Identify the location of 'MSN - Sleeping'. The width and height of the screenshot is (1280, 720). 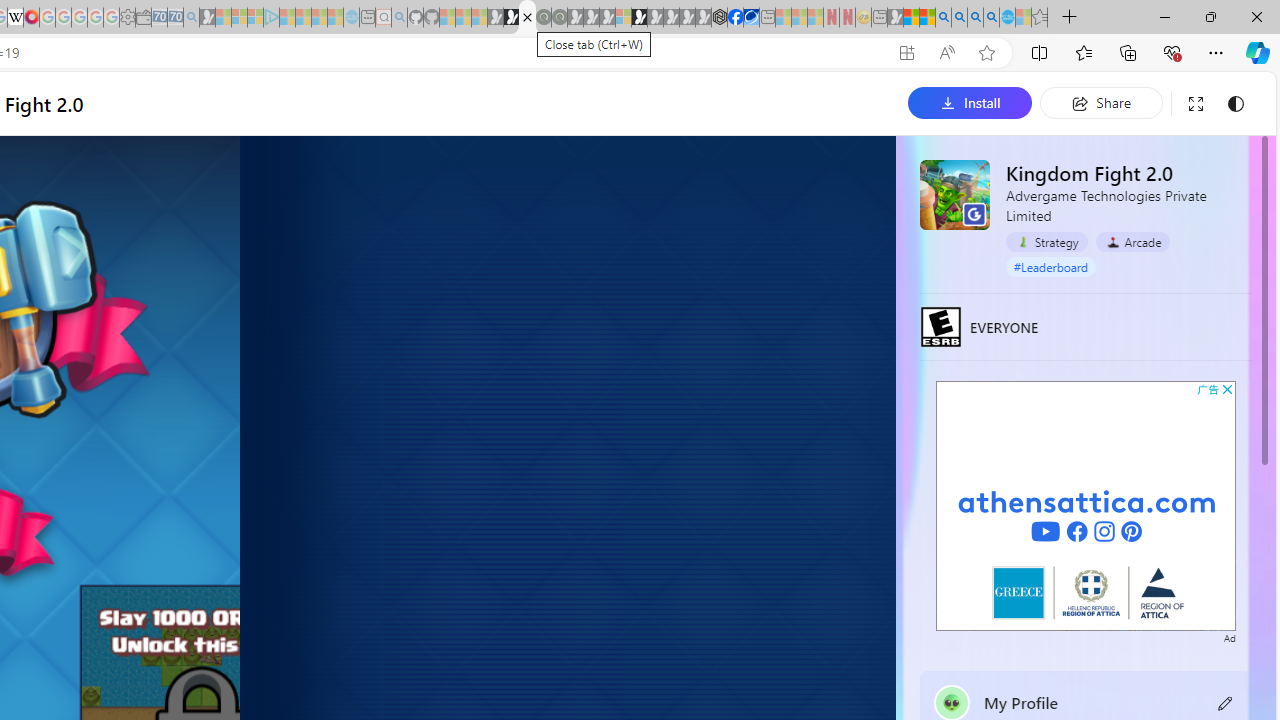
(894, 17).